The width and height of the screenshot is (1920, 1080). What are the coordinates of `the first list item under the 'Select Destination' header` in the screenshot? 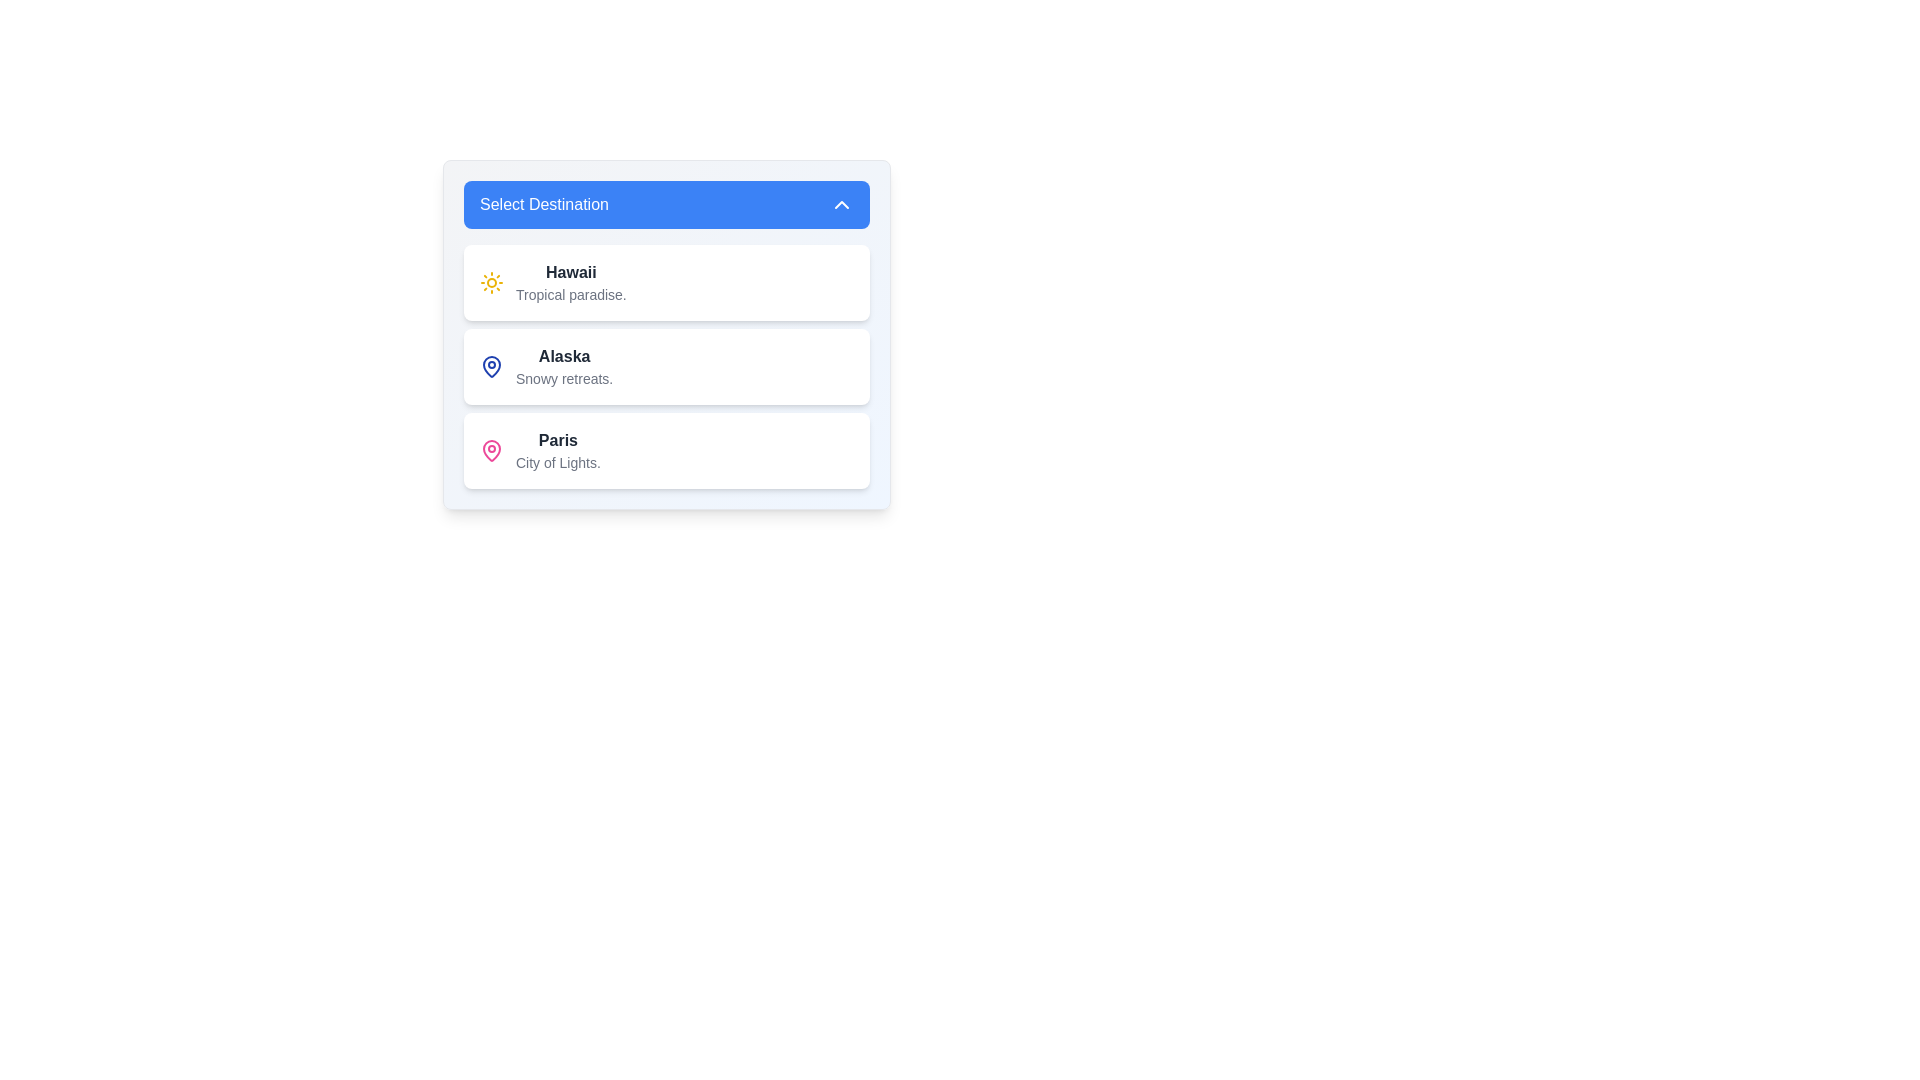 It's located at (553, 282).